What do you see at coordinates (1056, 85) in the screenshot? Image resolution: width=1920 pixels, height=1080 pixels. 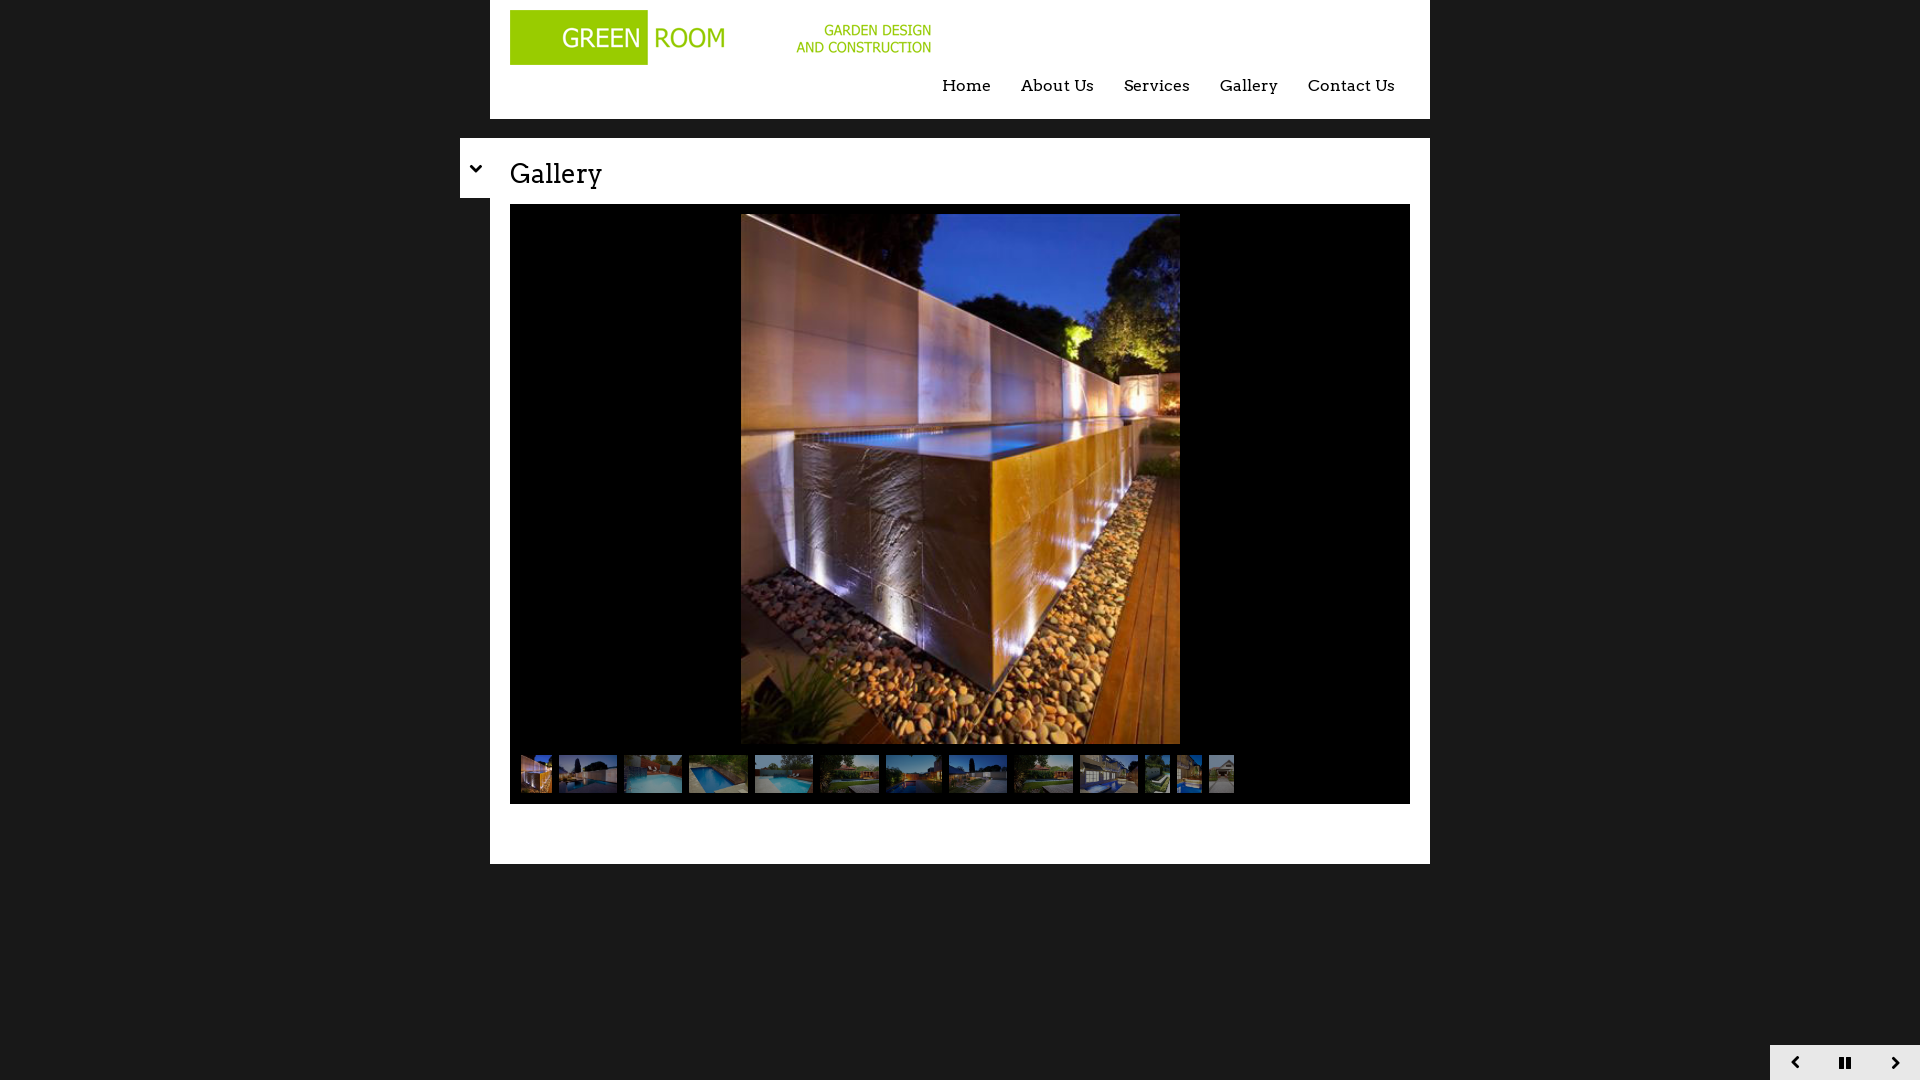 I see `'About Us'` at bounding box center [1056, 85].